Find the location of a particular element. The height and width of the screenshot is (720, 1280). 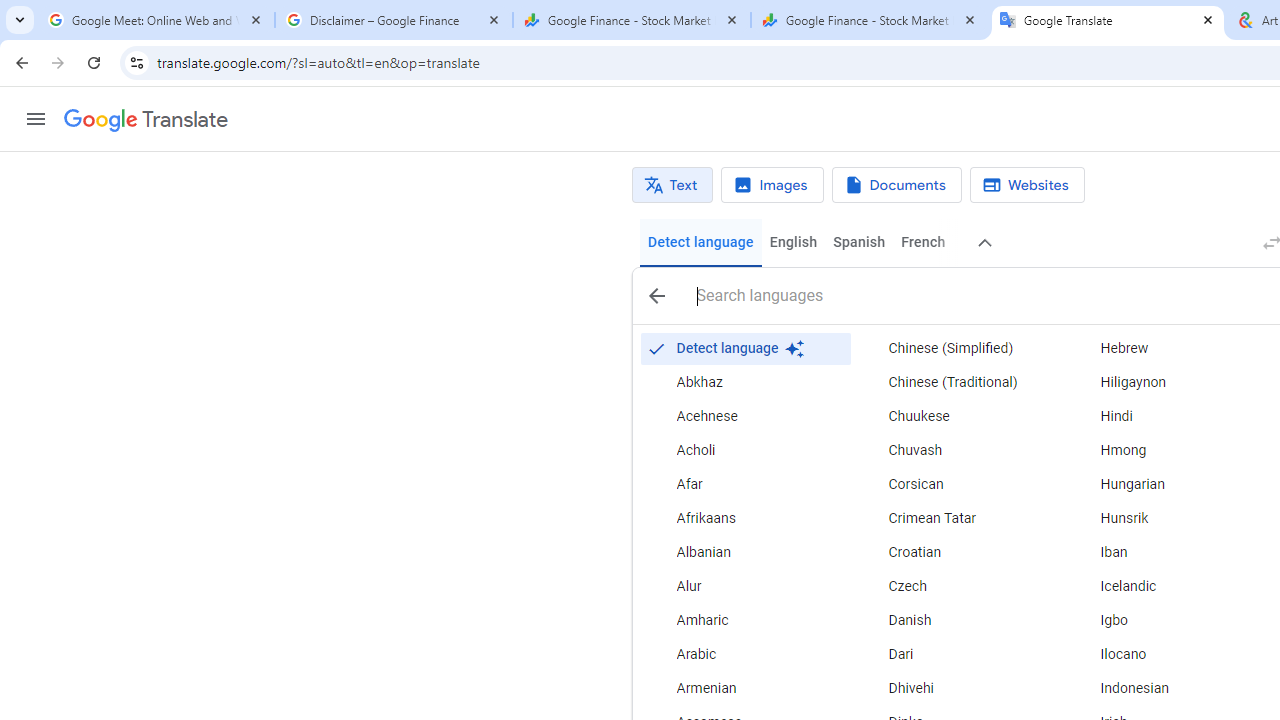

'Chuukese' is located at coordinates (956, 415).